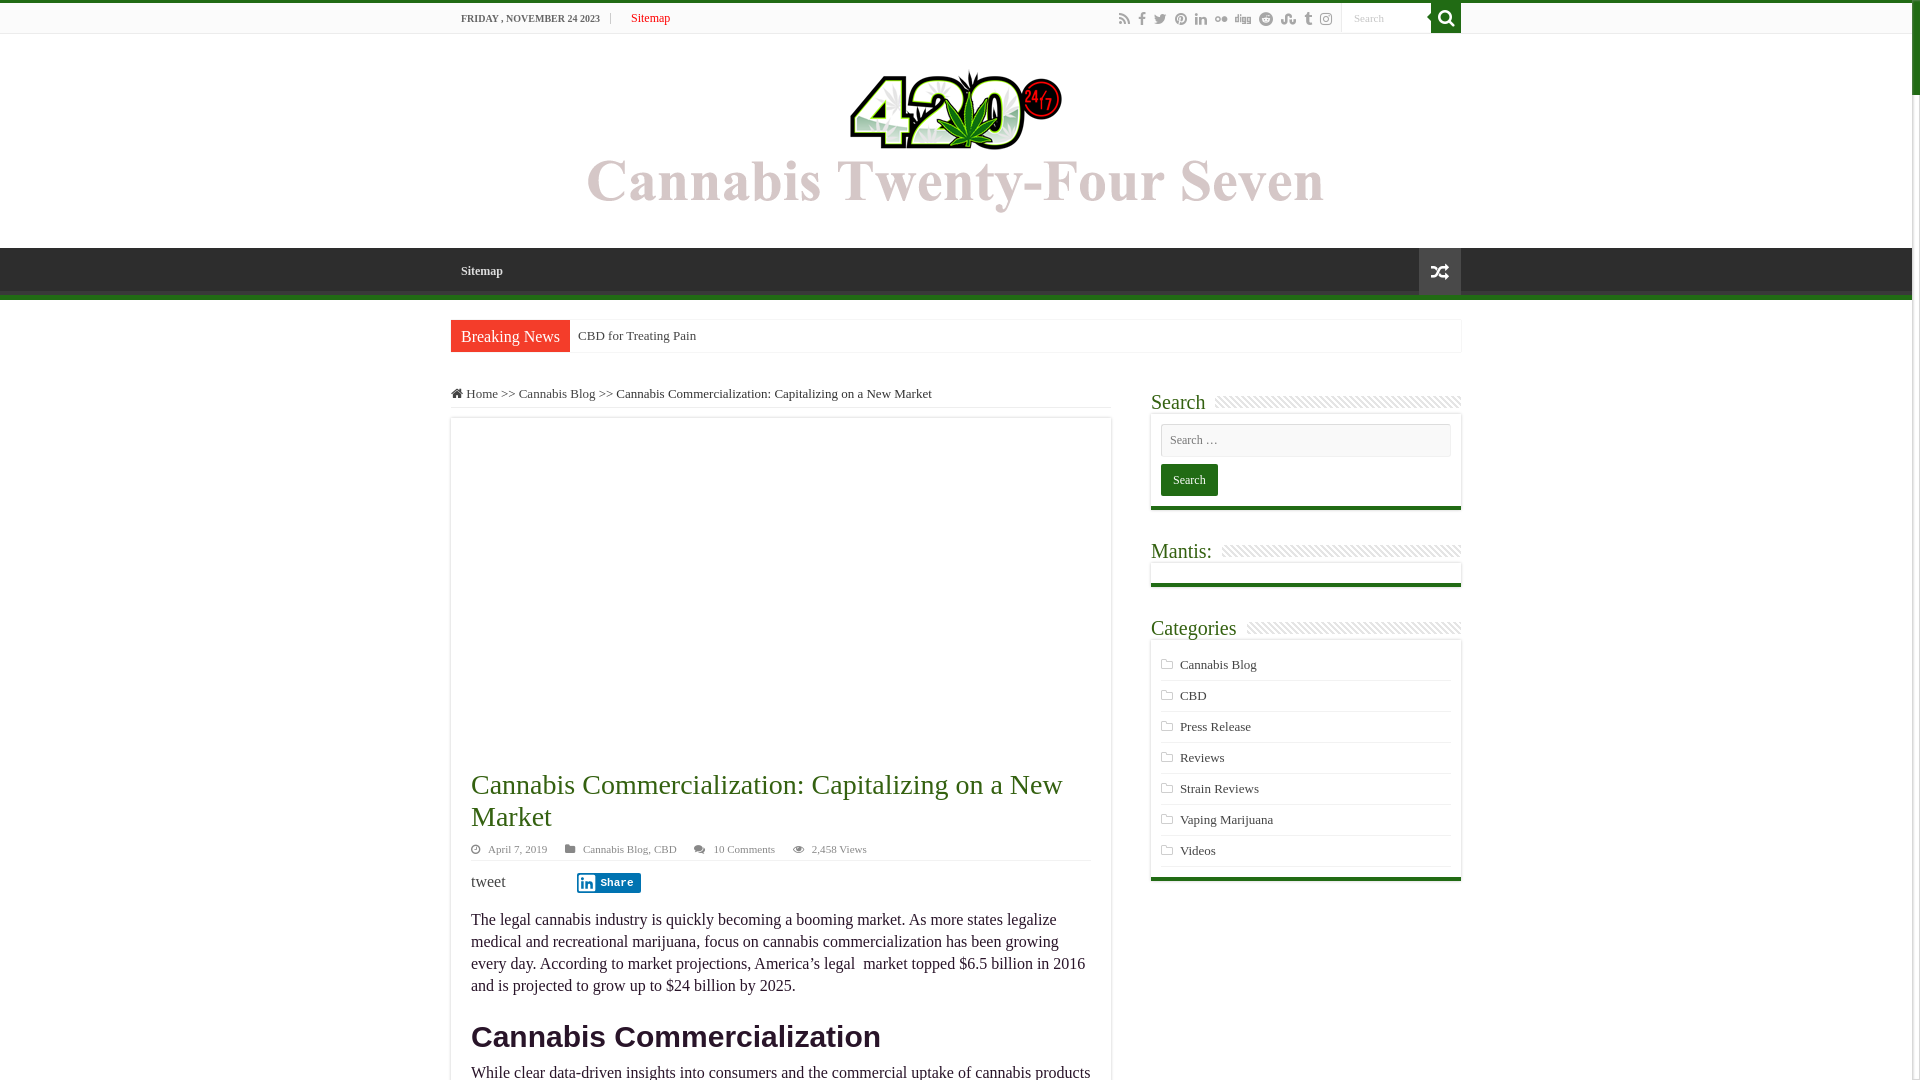 The width and height of the screenshot is (1920, 1080). I want to click on 'Facebook', so click(1142, 19).